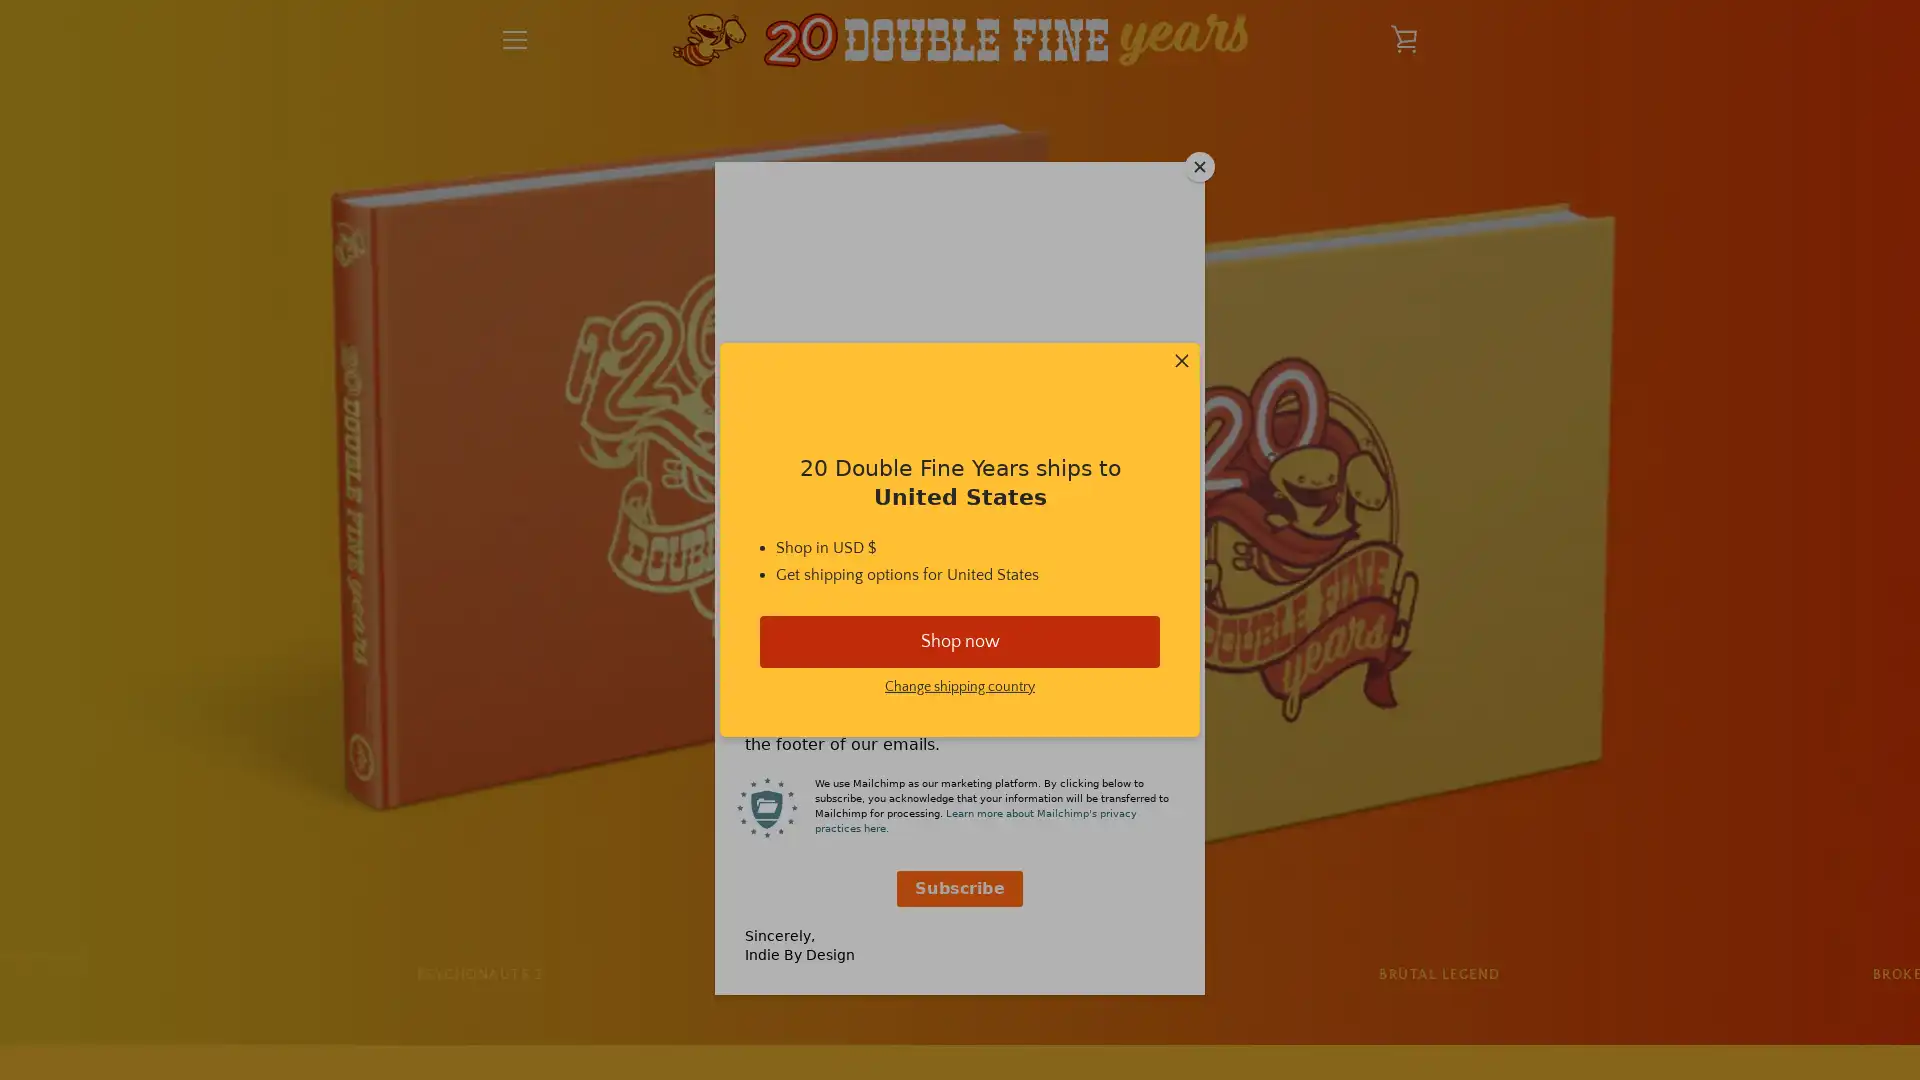 The image size is (1920, 1080). What do you see at coordinates (1181, 362) in the screenshot?
I see `Dismiss` at bounding box center [1181, 362].